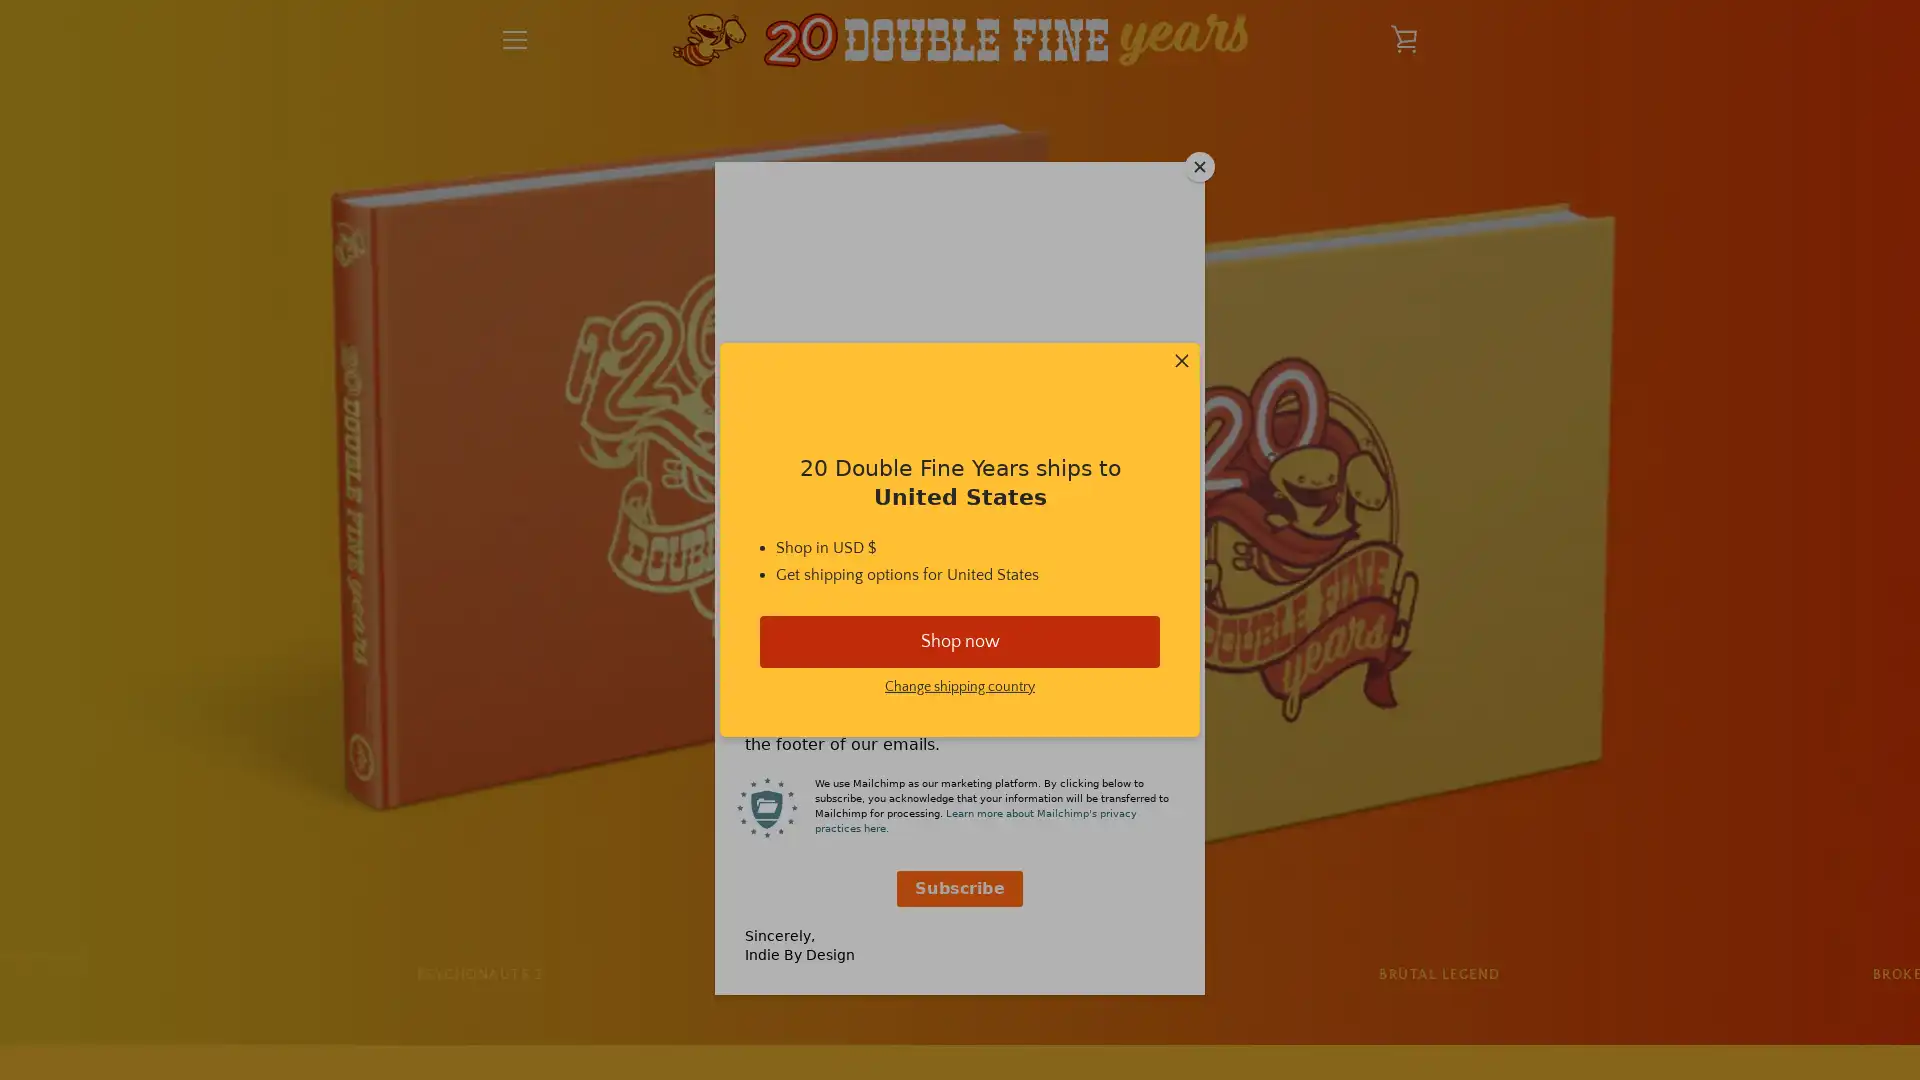 The image size is (1920, 1080). What do you see at coordinates (1181, 362) in the screenshot?
I see `Dismiss` at bounding box center [1181, 362].